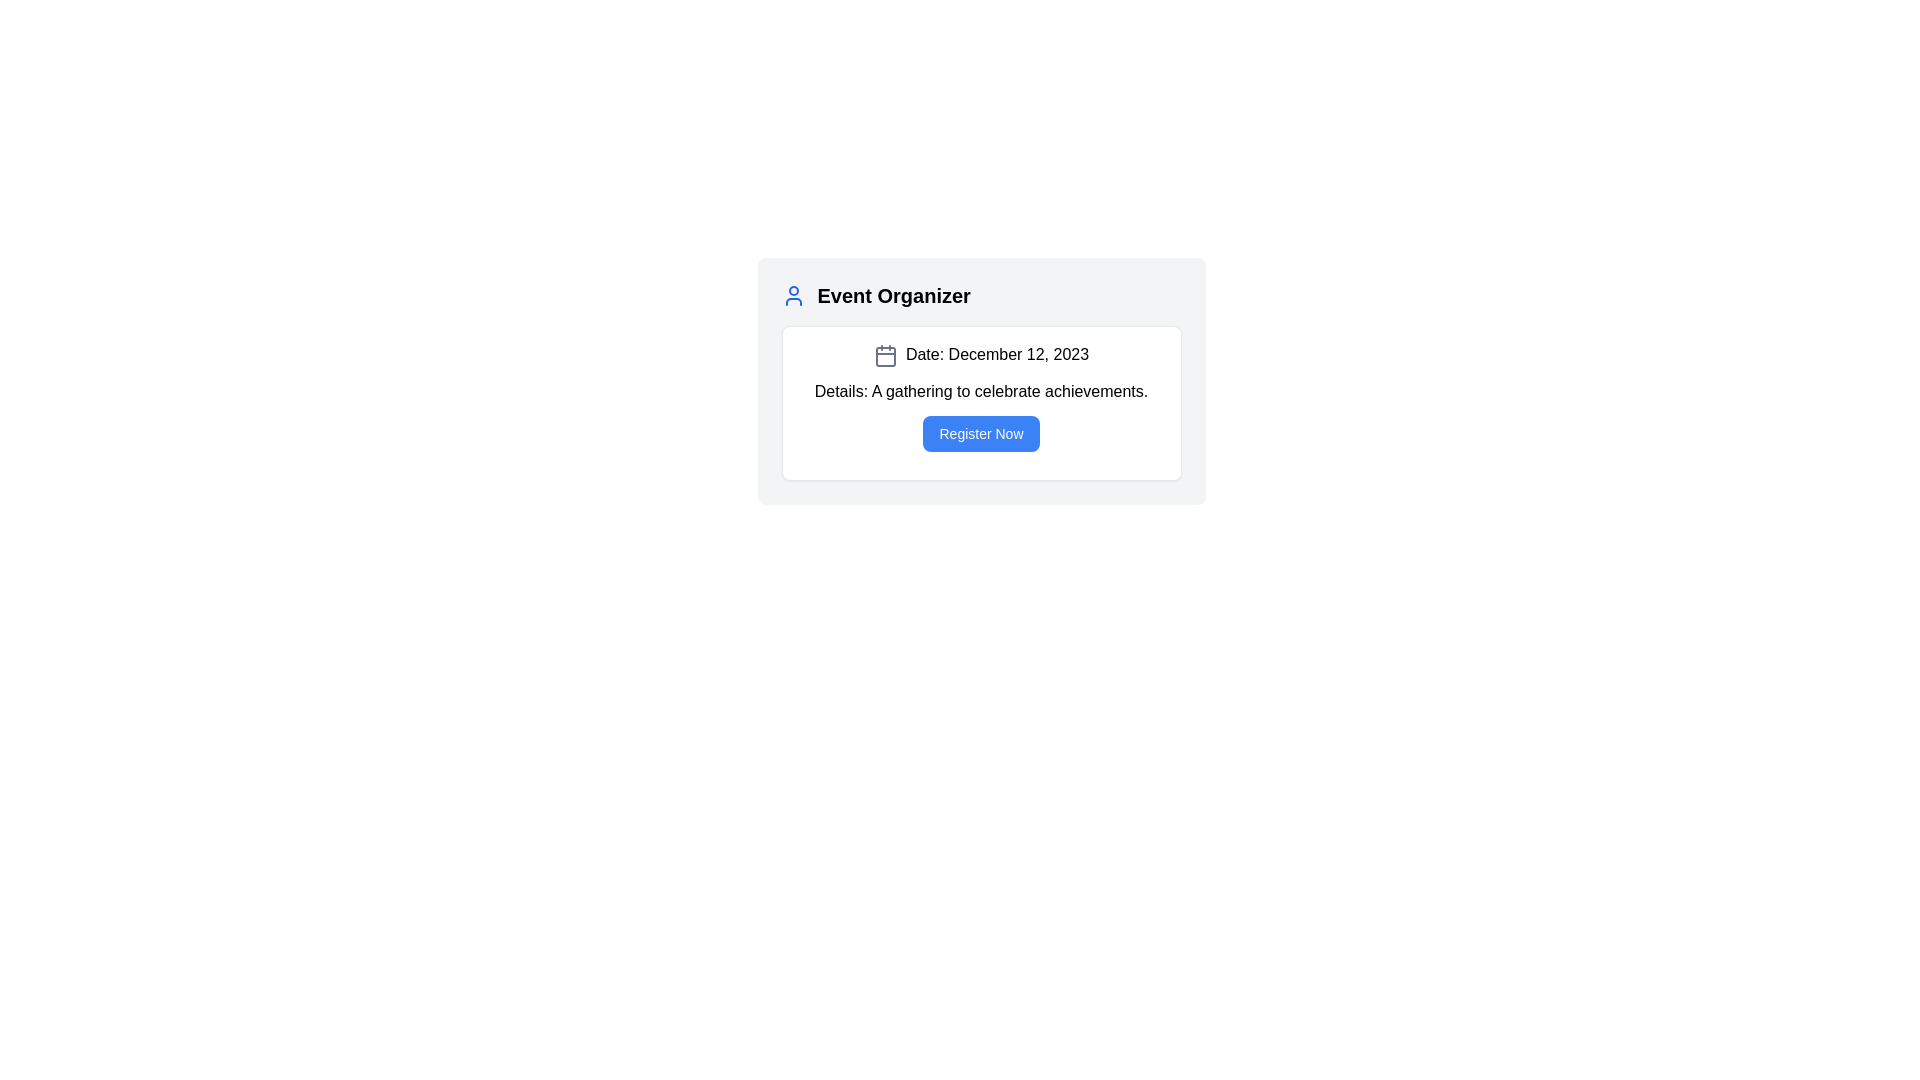  What do you see at coordinates (884, 354) in the screenshot?
I see `the calendar icon located to the immediate left of the text 'Date: December 12, 2023'` at bounding box center [884, 354].